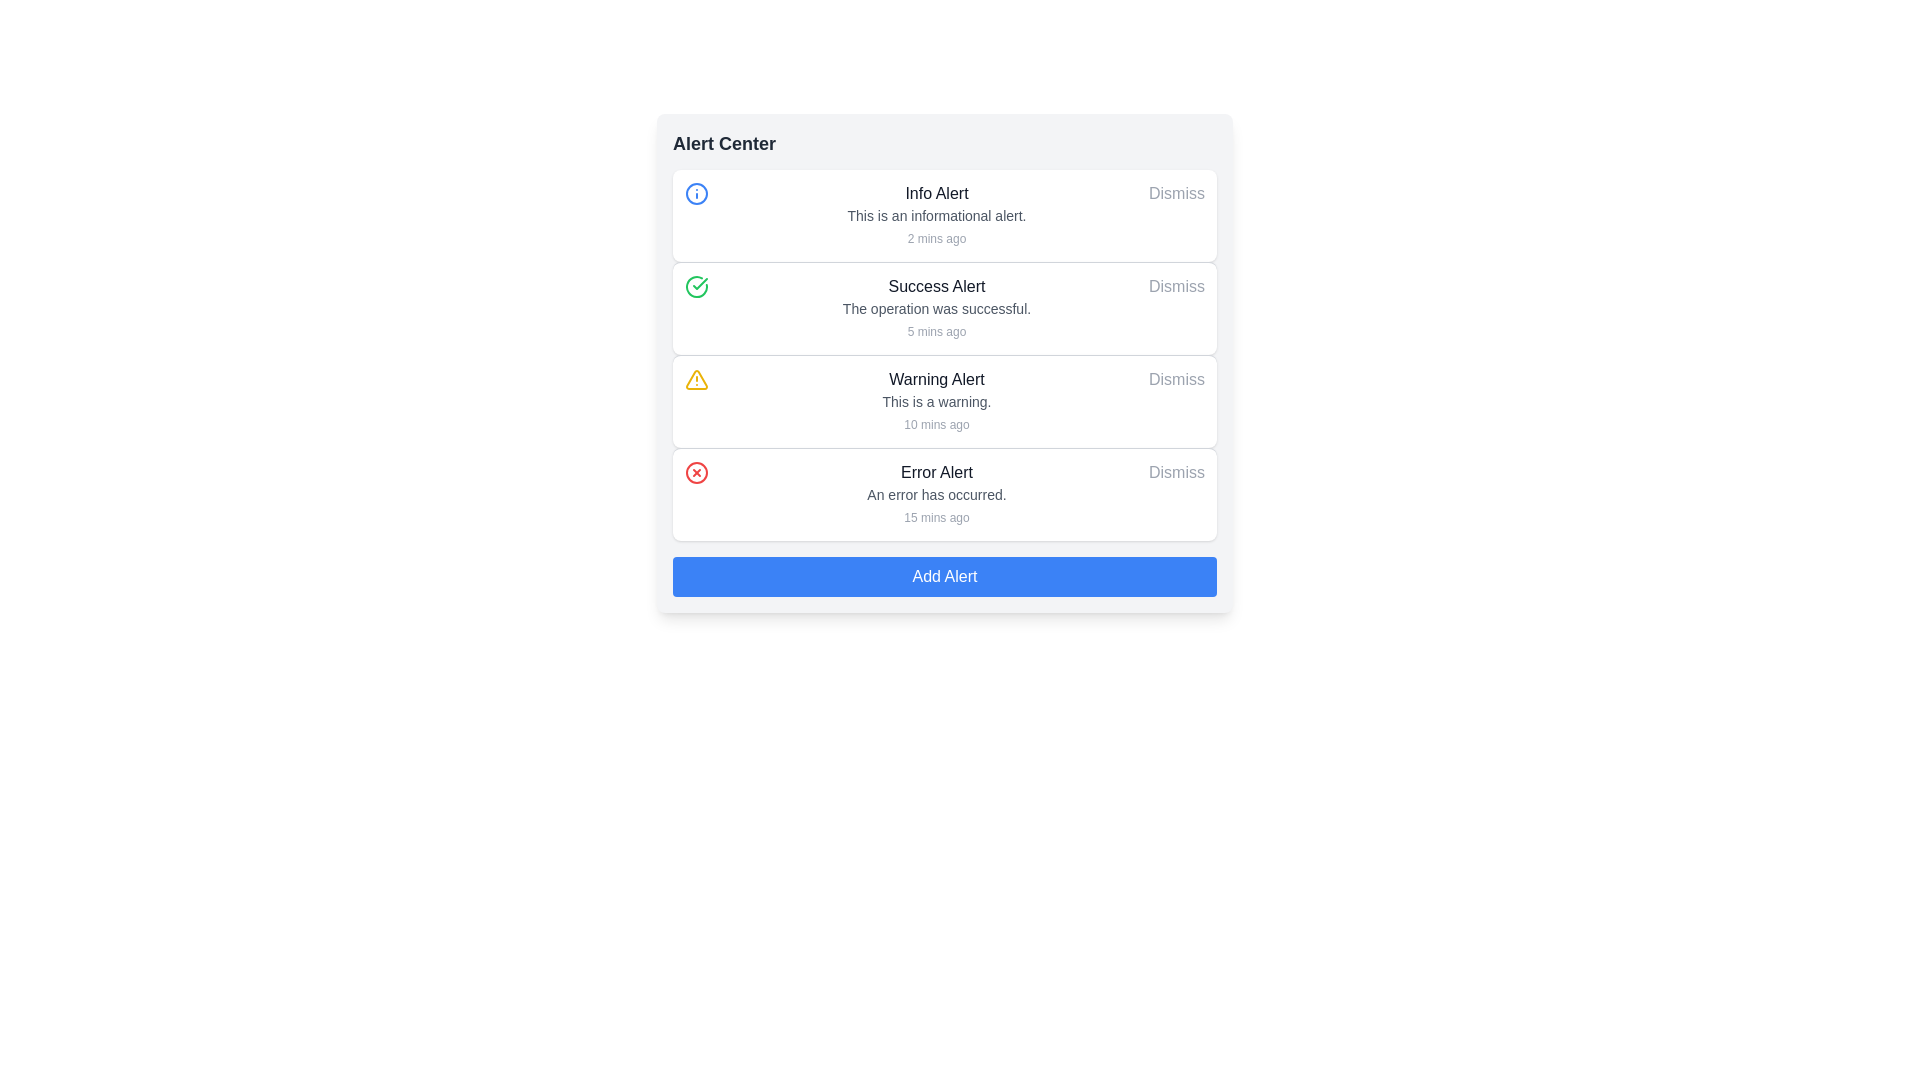  Describe the element at coordinates (935, 494) in the screenshot. I see `the 'Error Alert' notification element, which displays a bold title 'Error Alert', a description 'An error has occurred.', and a timestamp '15 mins ago', located in the Alert Center interface` at that location.